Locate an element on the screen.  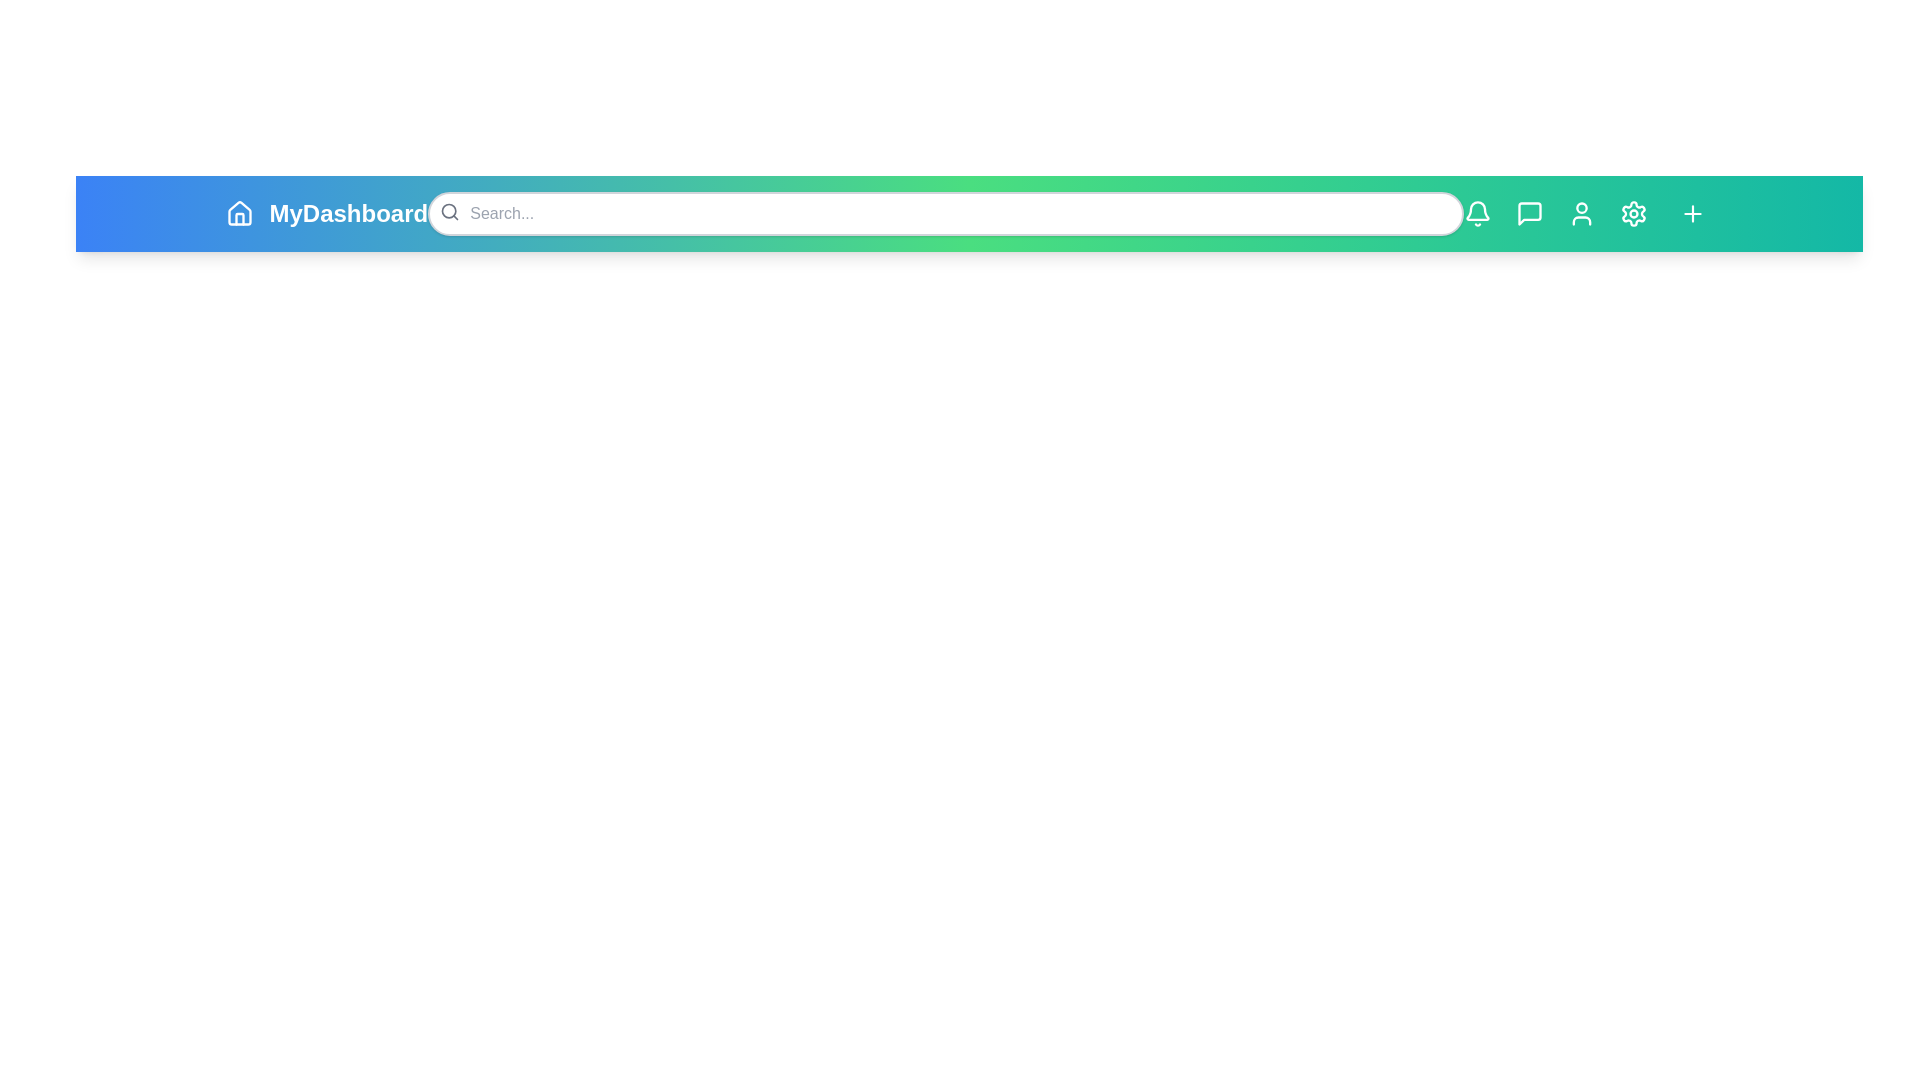
the search bar to focus it is located at coordinates (944, 213).